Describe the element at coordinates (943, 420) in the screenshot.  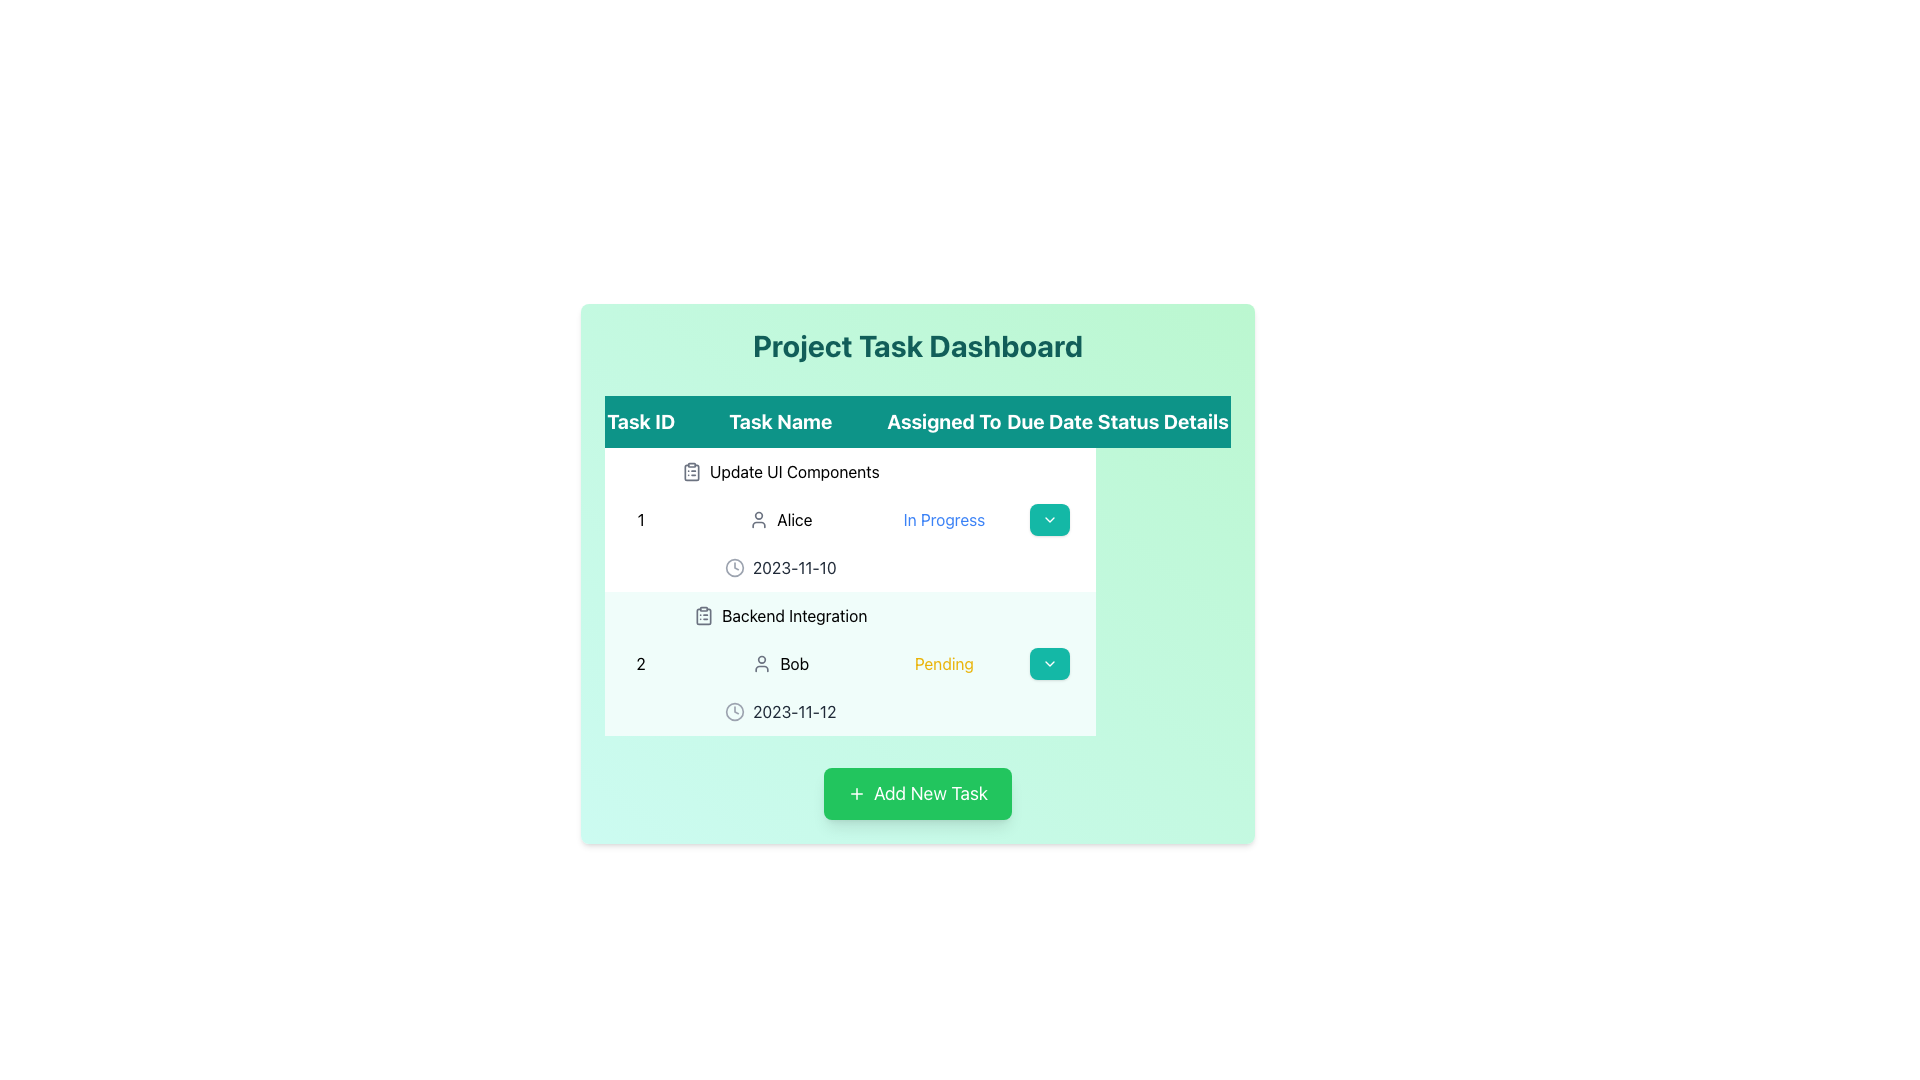
I see `the 'Assigned To' column header in the table, which is the third header from the left, situated between 'Task Name' and 'Due Date'` at that location.